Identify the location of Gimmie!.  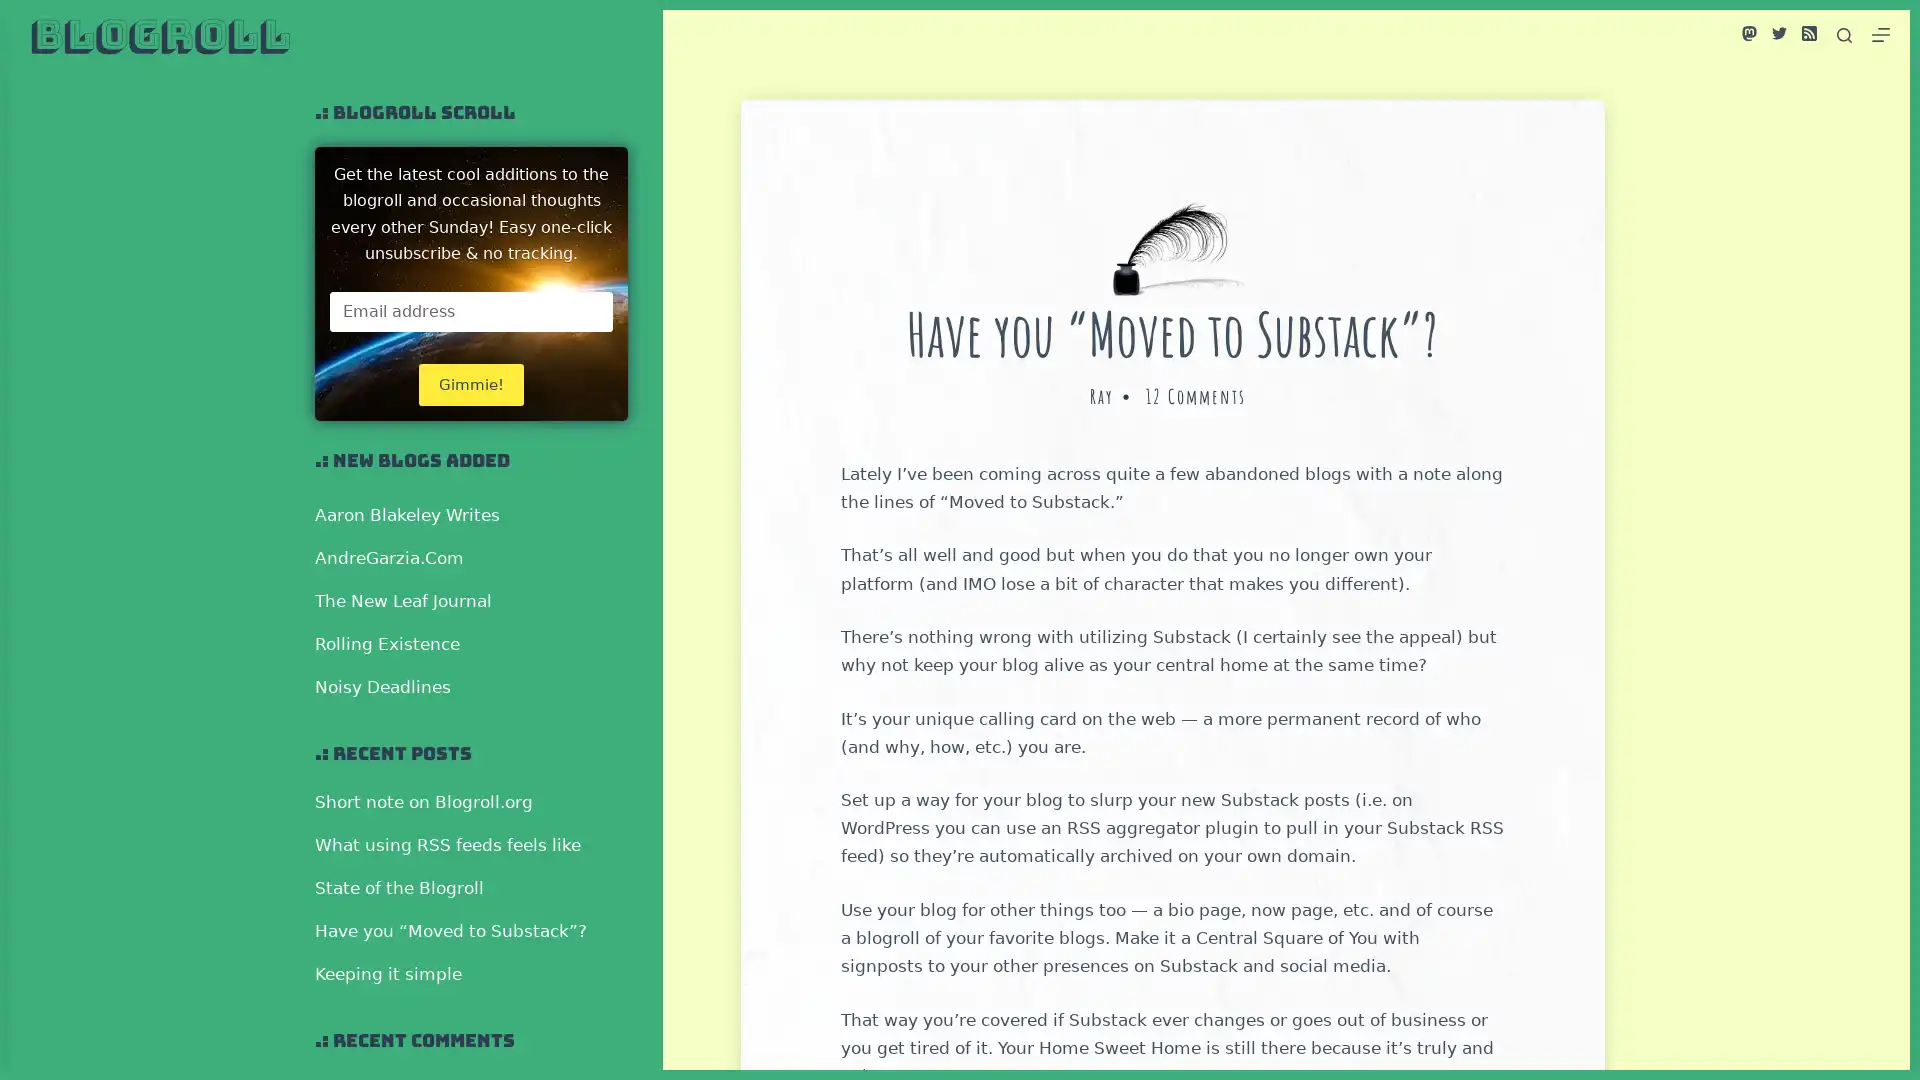
(470, 384).